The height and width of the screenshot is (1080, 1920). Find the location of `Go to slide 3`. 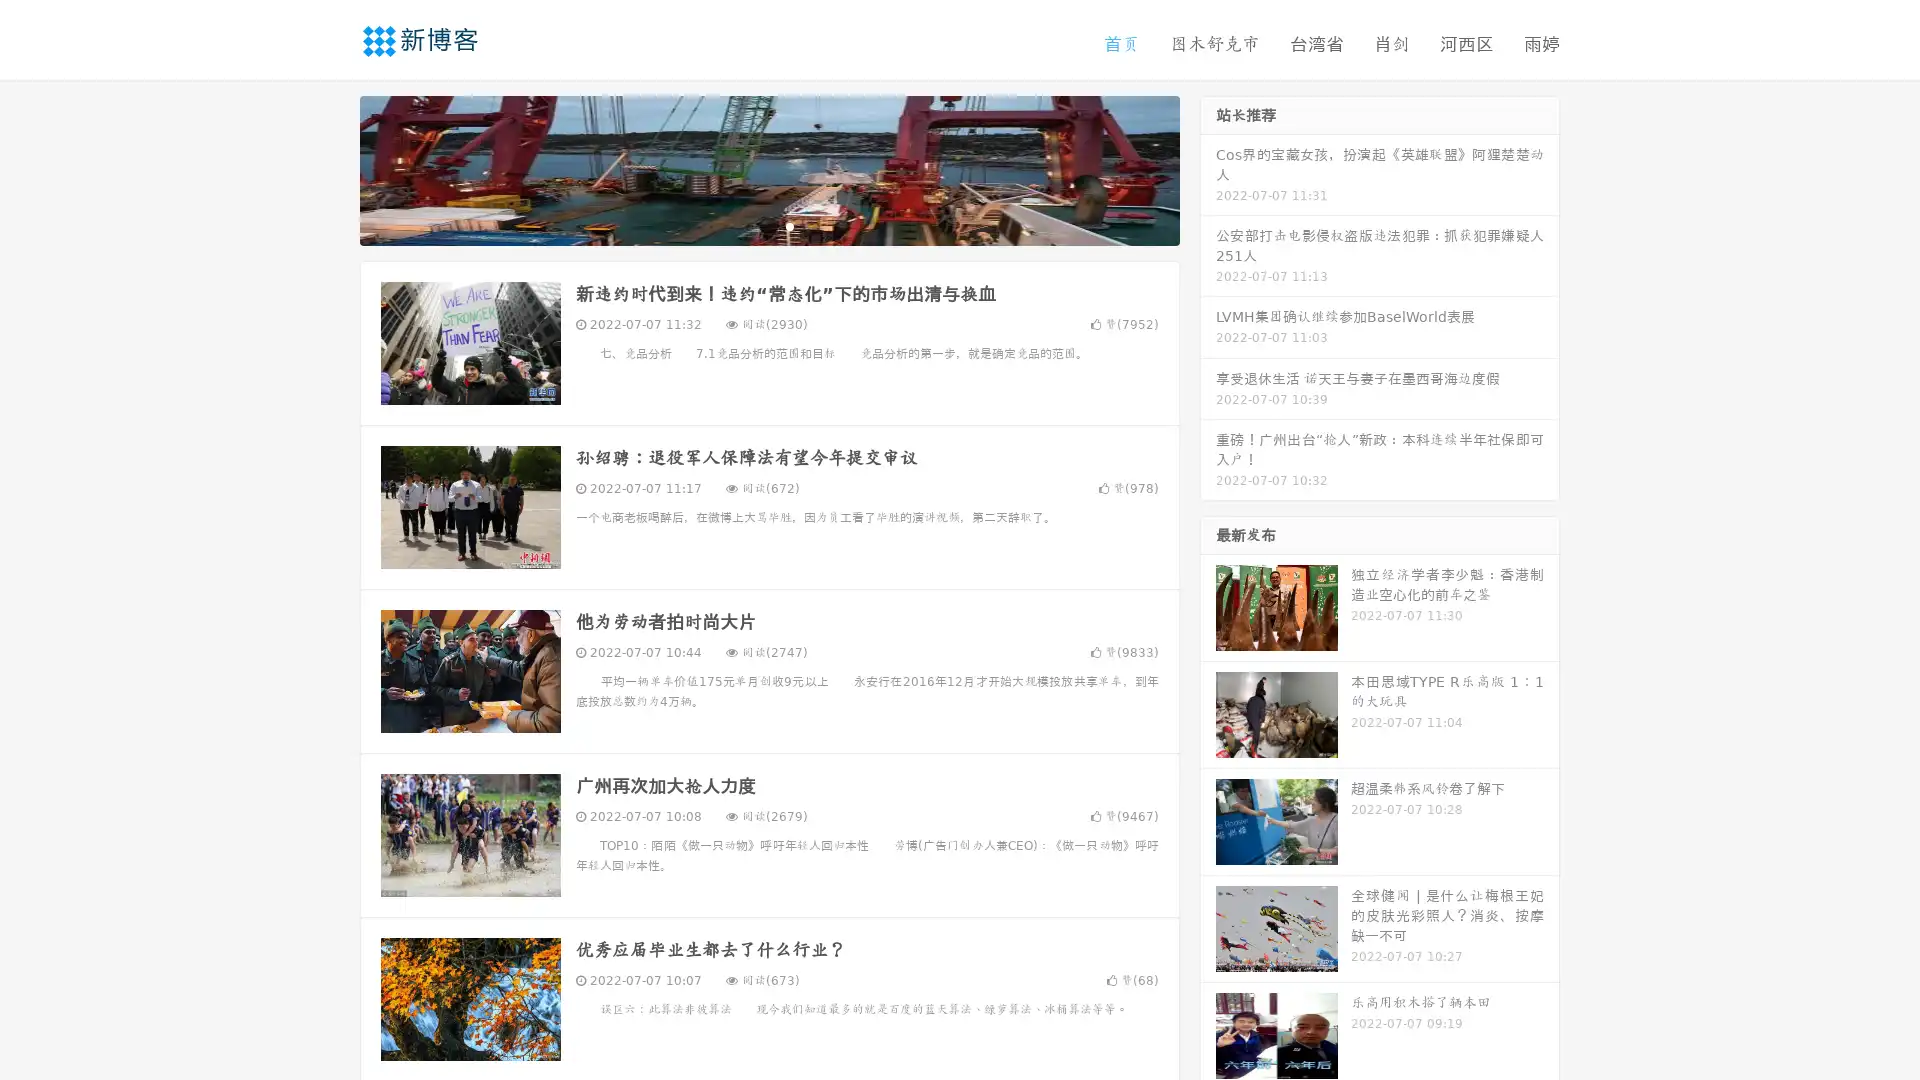

Go to slide 3 is located at coordinates (789, 225).